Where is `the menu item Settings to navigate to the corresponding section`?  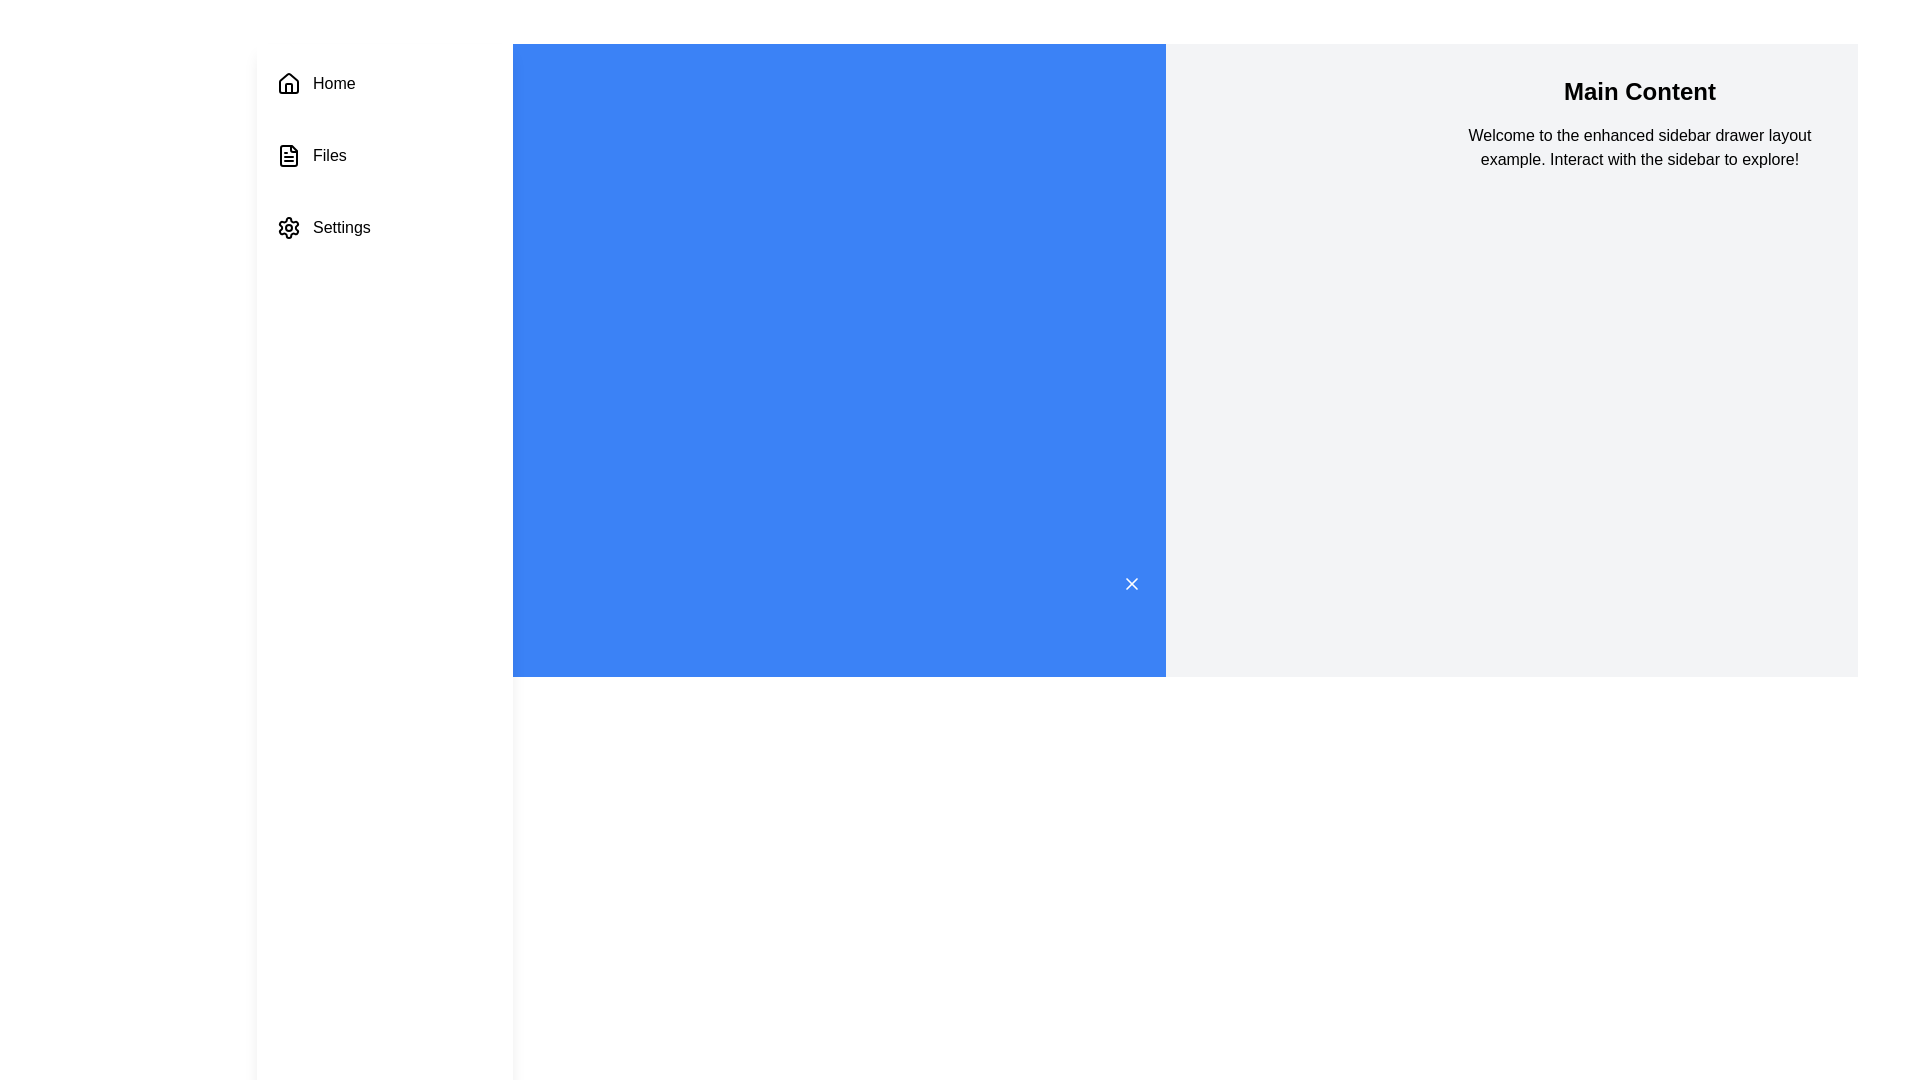
the menu item Settings to navigate to the corresponding section is located at coordinates (384, 226).